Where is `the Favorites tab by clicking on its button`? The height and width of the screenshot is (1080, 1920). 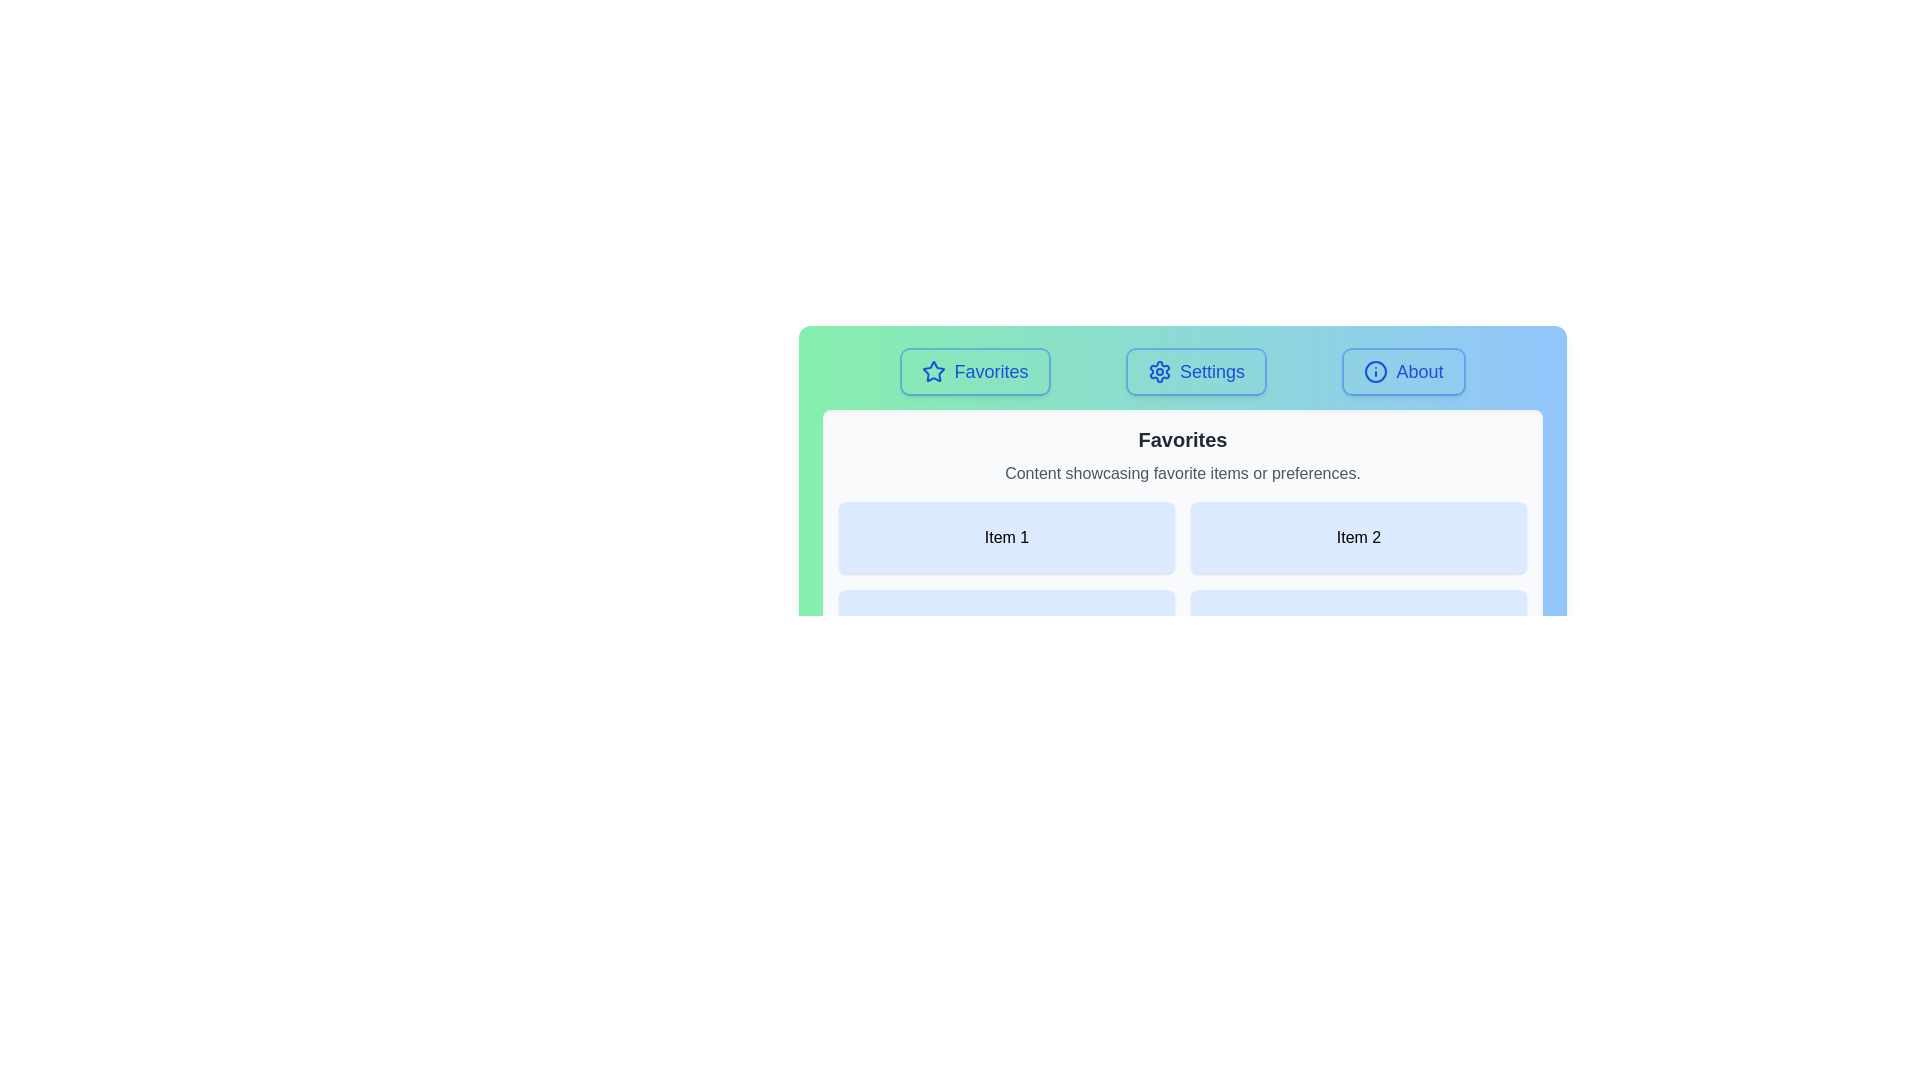
the Favorites tab by clicking on its button is located at coordinates (974, 371).